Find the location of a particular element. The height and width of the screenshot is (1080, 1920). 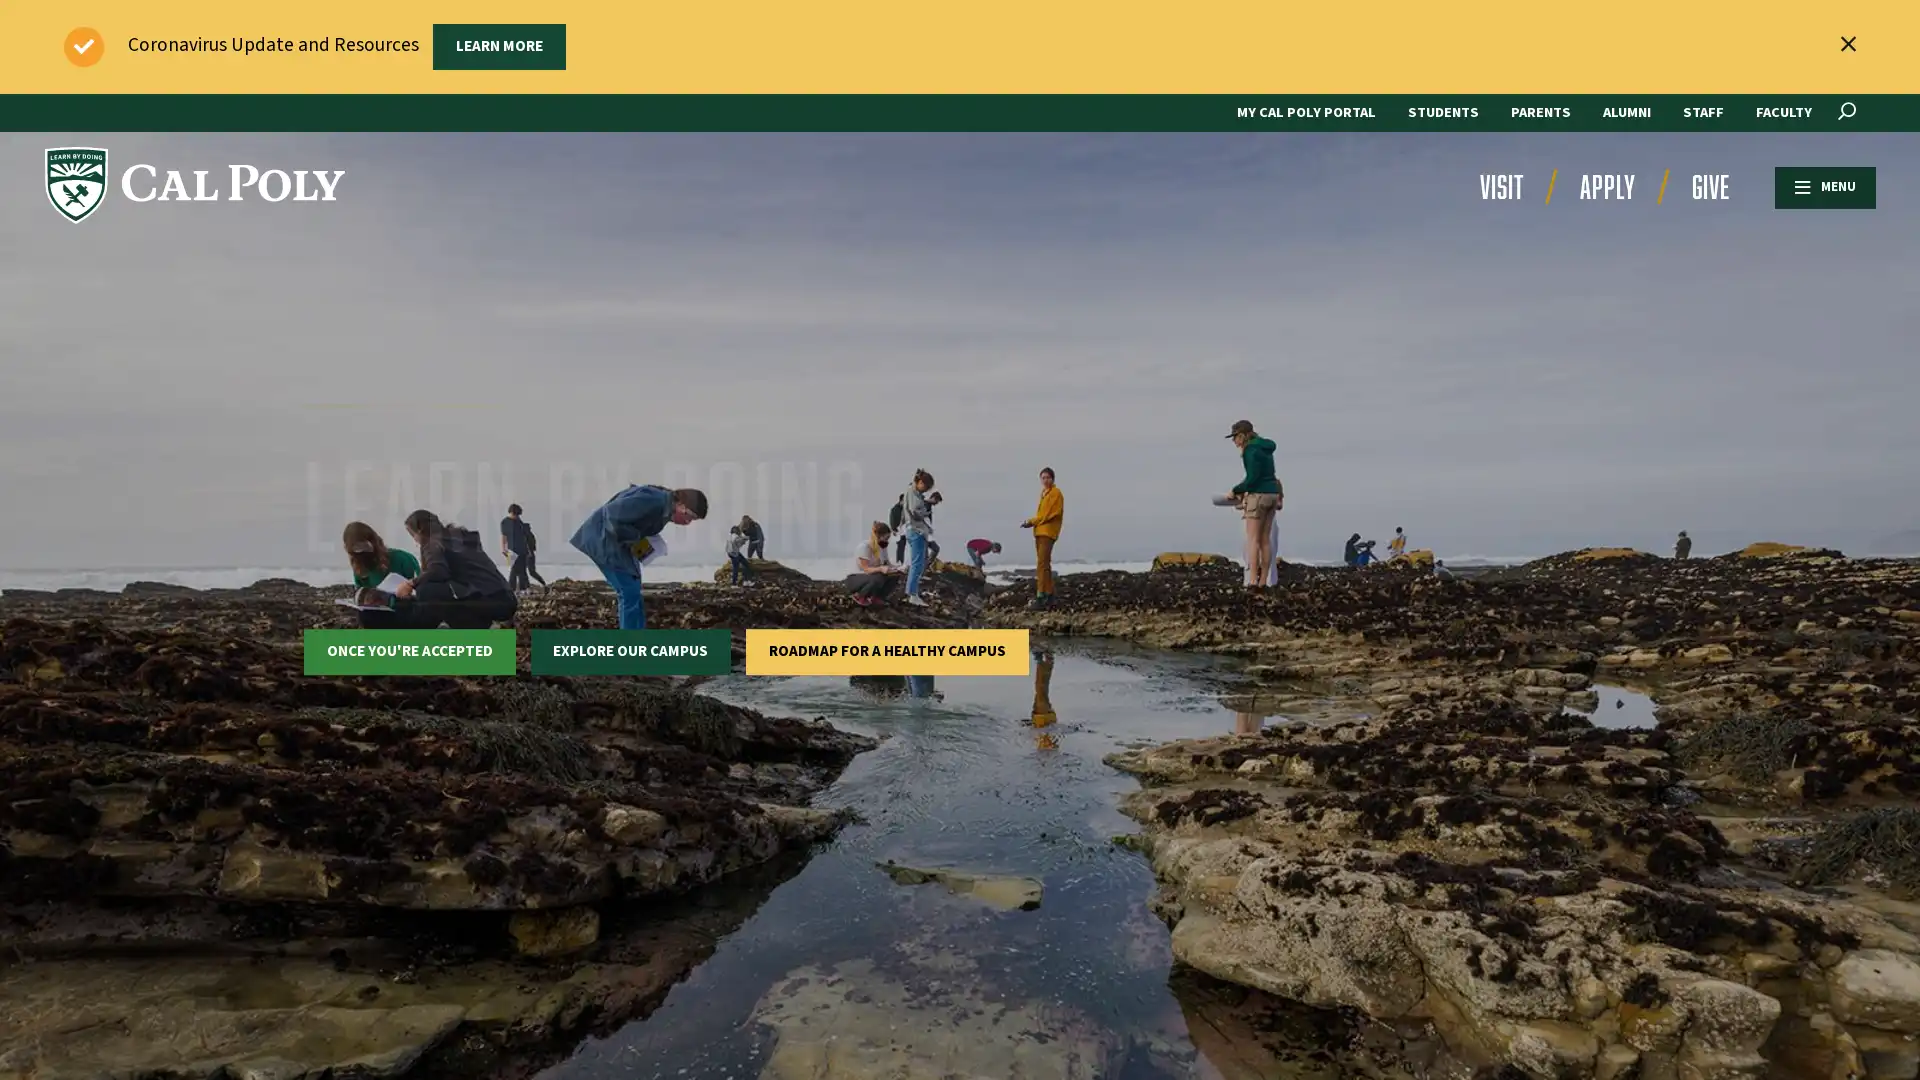

MENU is located at coordinates (1805, 186).